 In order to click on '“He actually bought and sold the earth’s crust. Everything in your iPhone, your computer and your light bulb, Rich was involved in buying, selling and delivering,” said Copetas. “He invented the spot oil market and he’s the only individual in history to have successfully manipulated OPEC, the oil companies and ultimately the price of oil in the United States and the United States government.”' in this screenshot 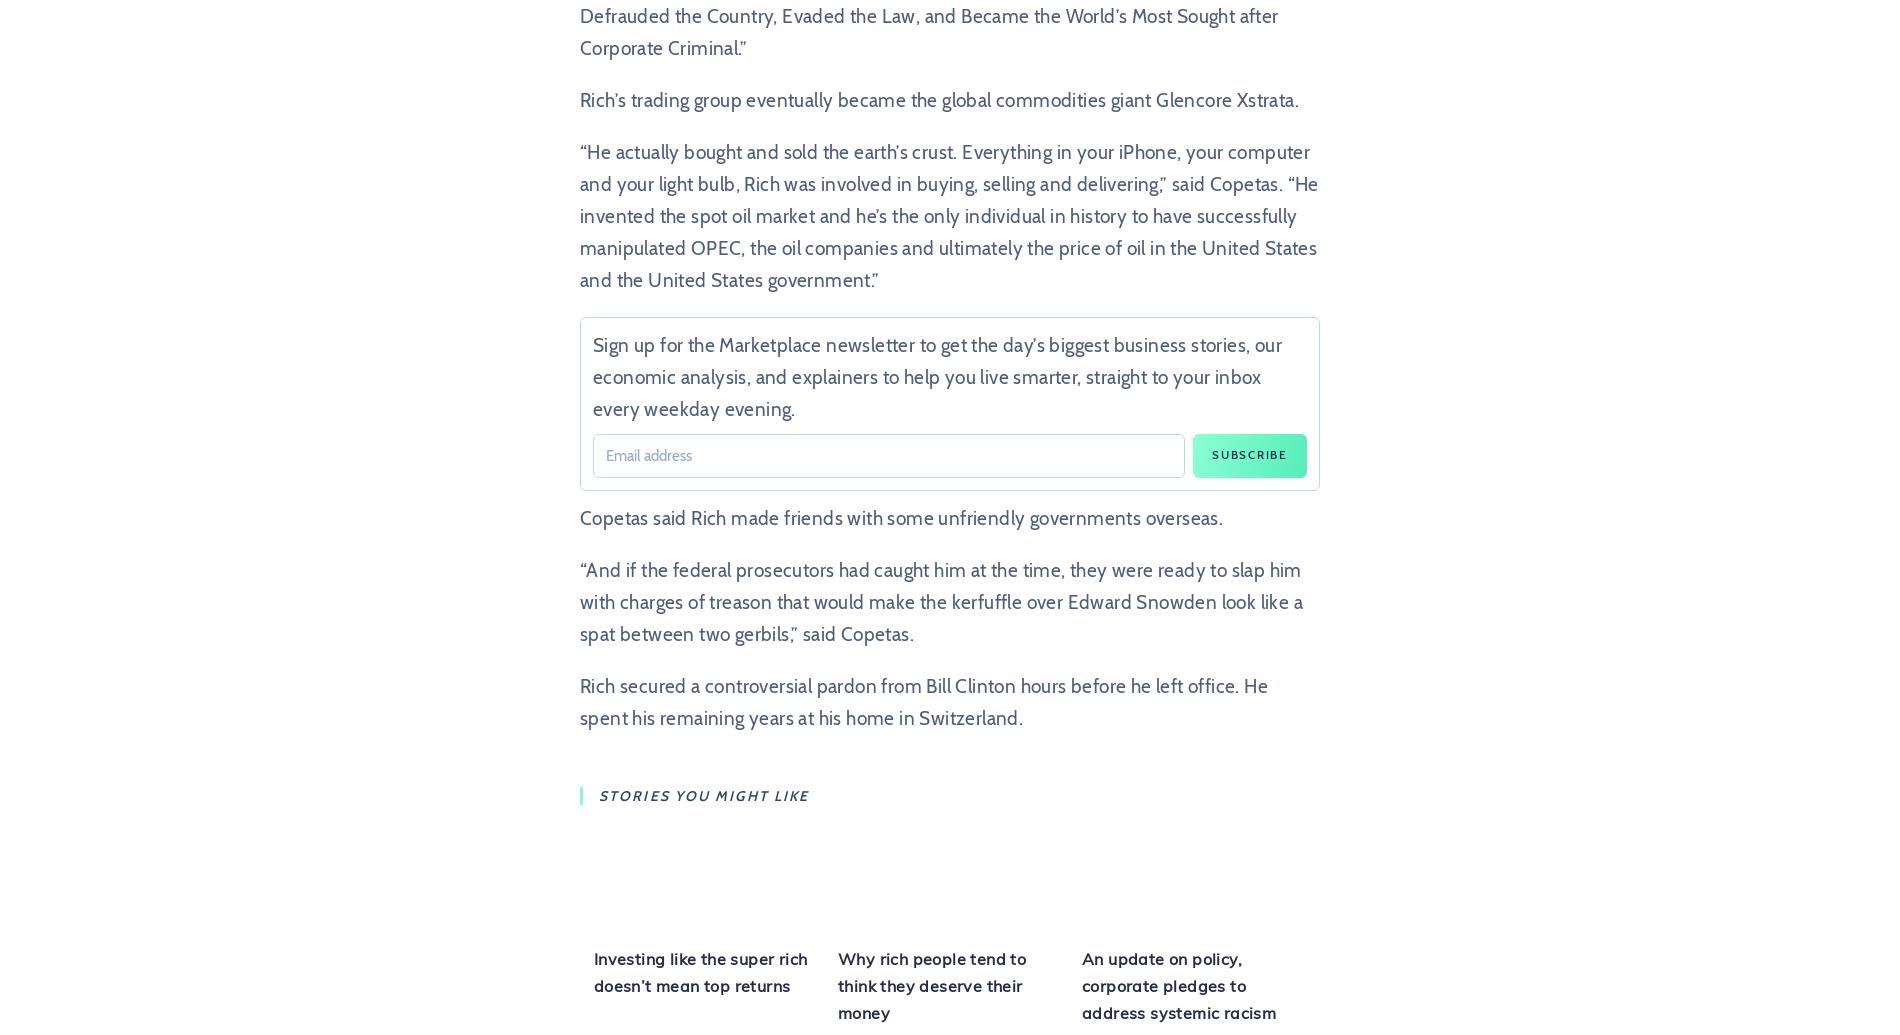, I will do `click(948, 216)`.